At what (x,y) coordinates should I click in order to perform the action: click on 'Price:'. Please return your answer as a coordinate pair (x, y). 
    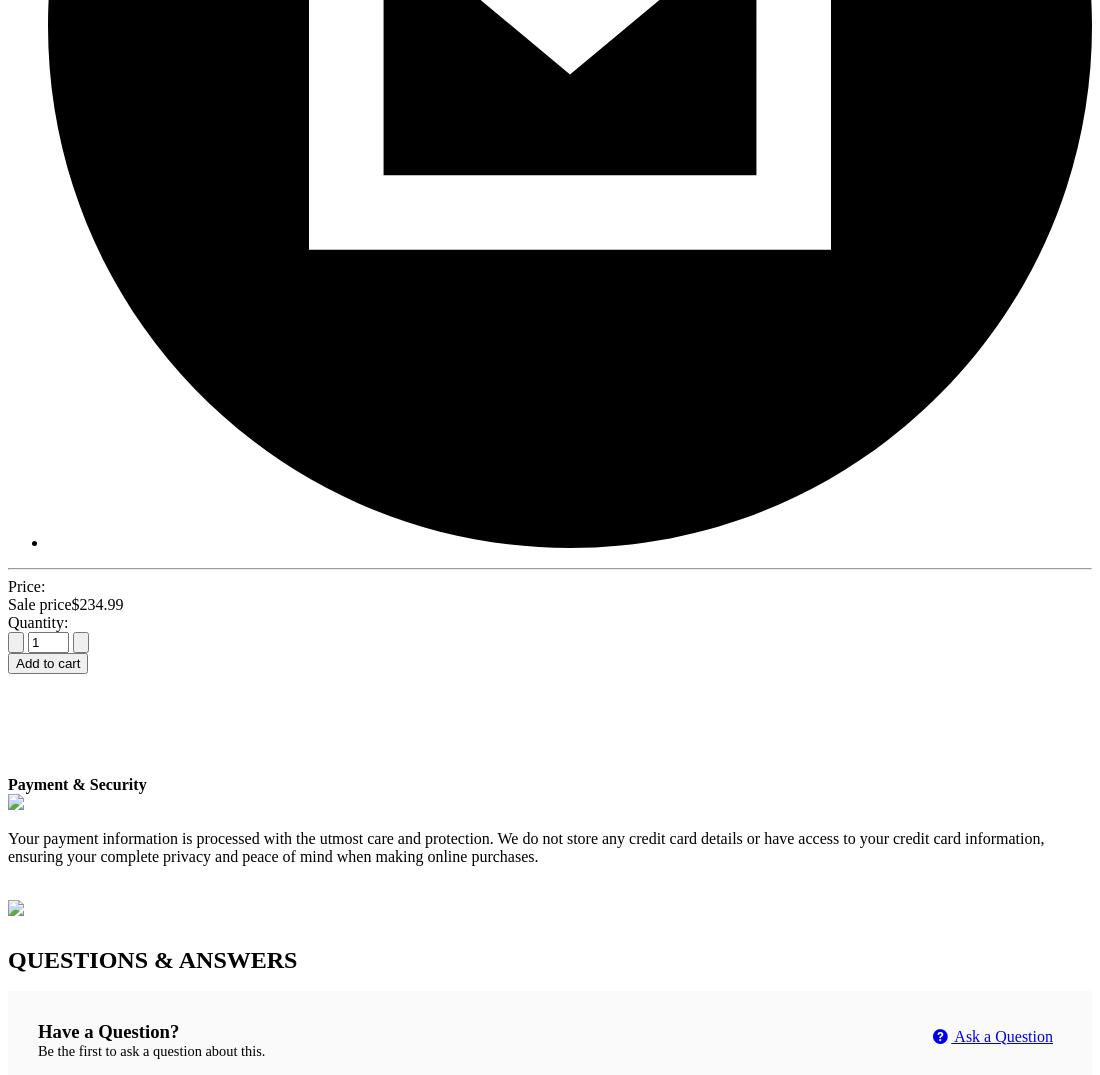
    Looking at the image, I should click on (25, 586).